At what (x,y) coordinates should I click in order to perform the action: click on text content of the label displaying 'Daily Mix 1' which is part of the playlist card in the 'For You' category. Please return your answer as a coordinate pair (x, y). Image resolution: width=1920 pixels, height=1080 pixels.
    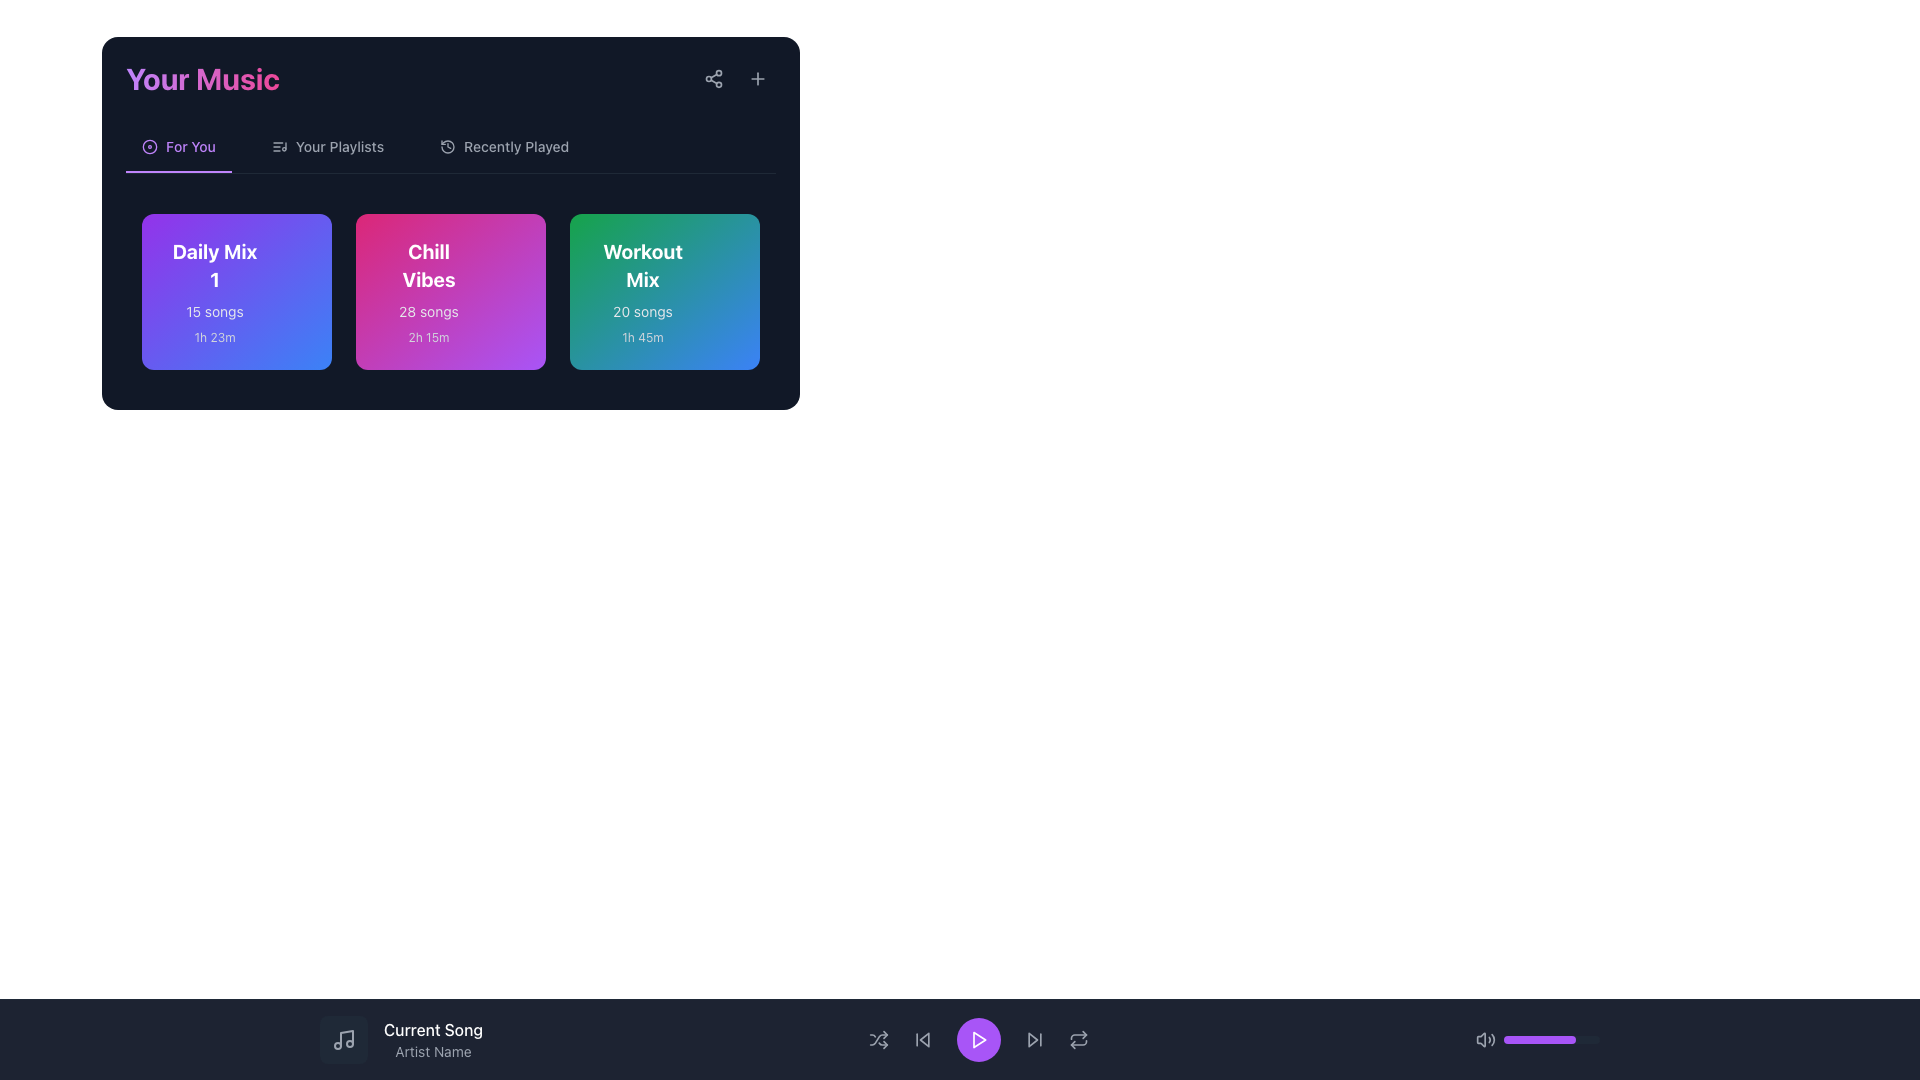
    Looking at the image, I should click on (215, 265).